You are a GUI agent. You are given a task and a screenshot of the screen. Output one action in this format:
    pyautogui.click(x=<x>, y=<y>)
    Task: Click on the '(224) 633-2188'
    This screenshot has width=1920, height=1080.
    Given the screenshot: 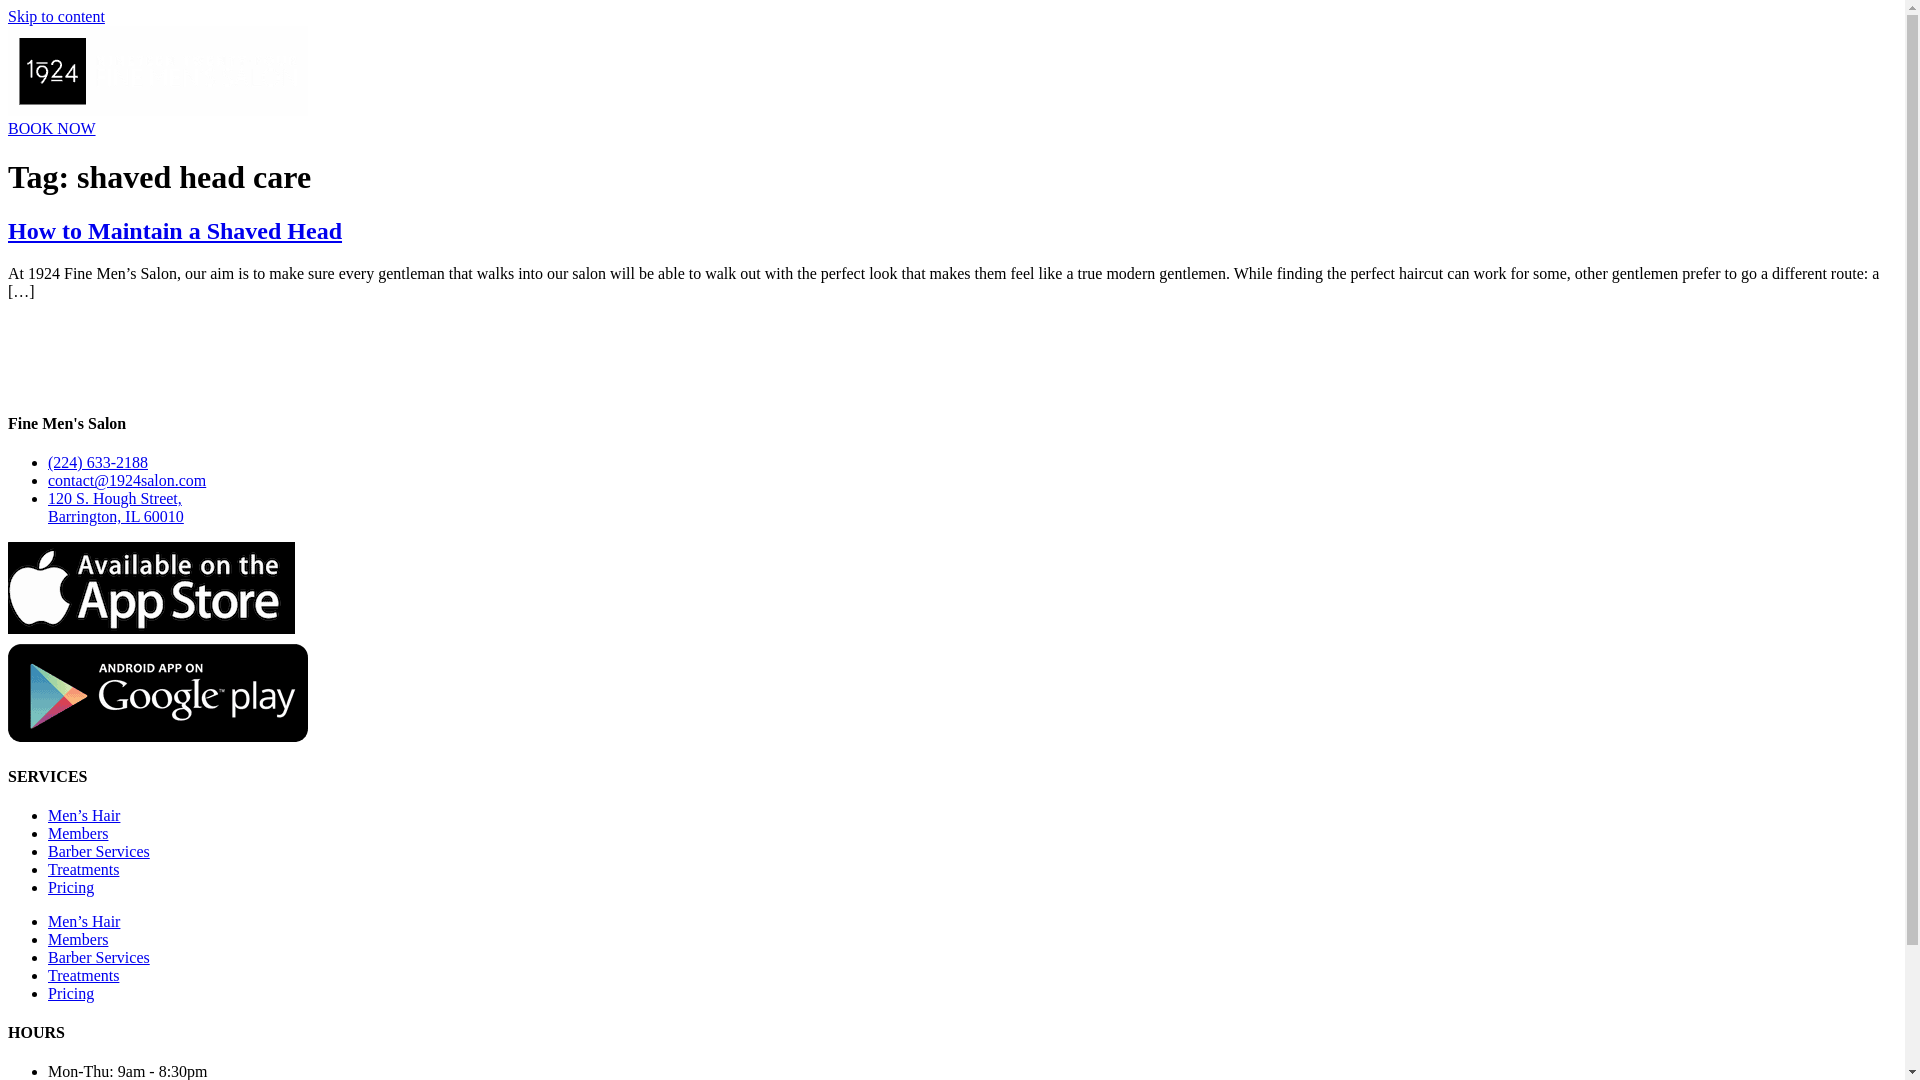 What is the action you would take?
    pyautogui.click(x=96, y=462)
    